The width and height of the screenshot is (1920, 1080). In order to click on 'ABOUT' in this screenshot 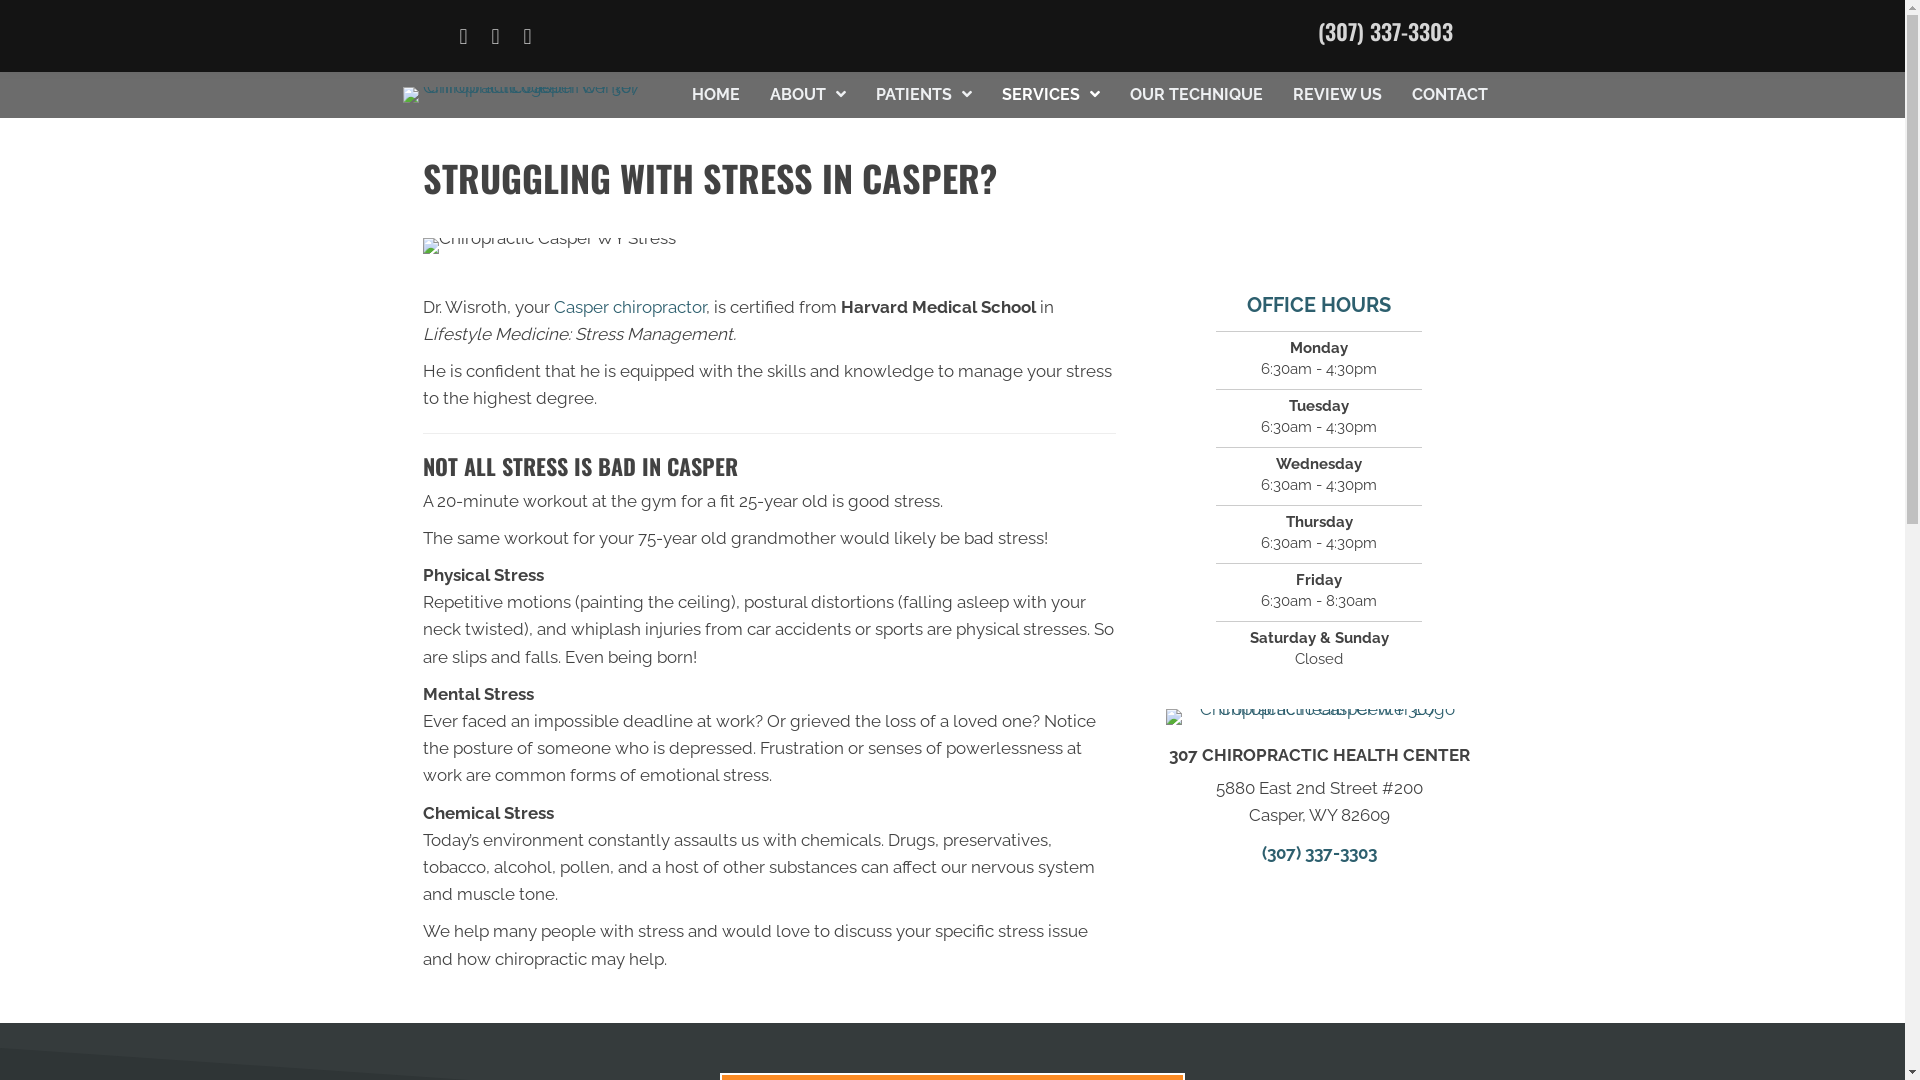, I will do `click(807, 95)`.